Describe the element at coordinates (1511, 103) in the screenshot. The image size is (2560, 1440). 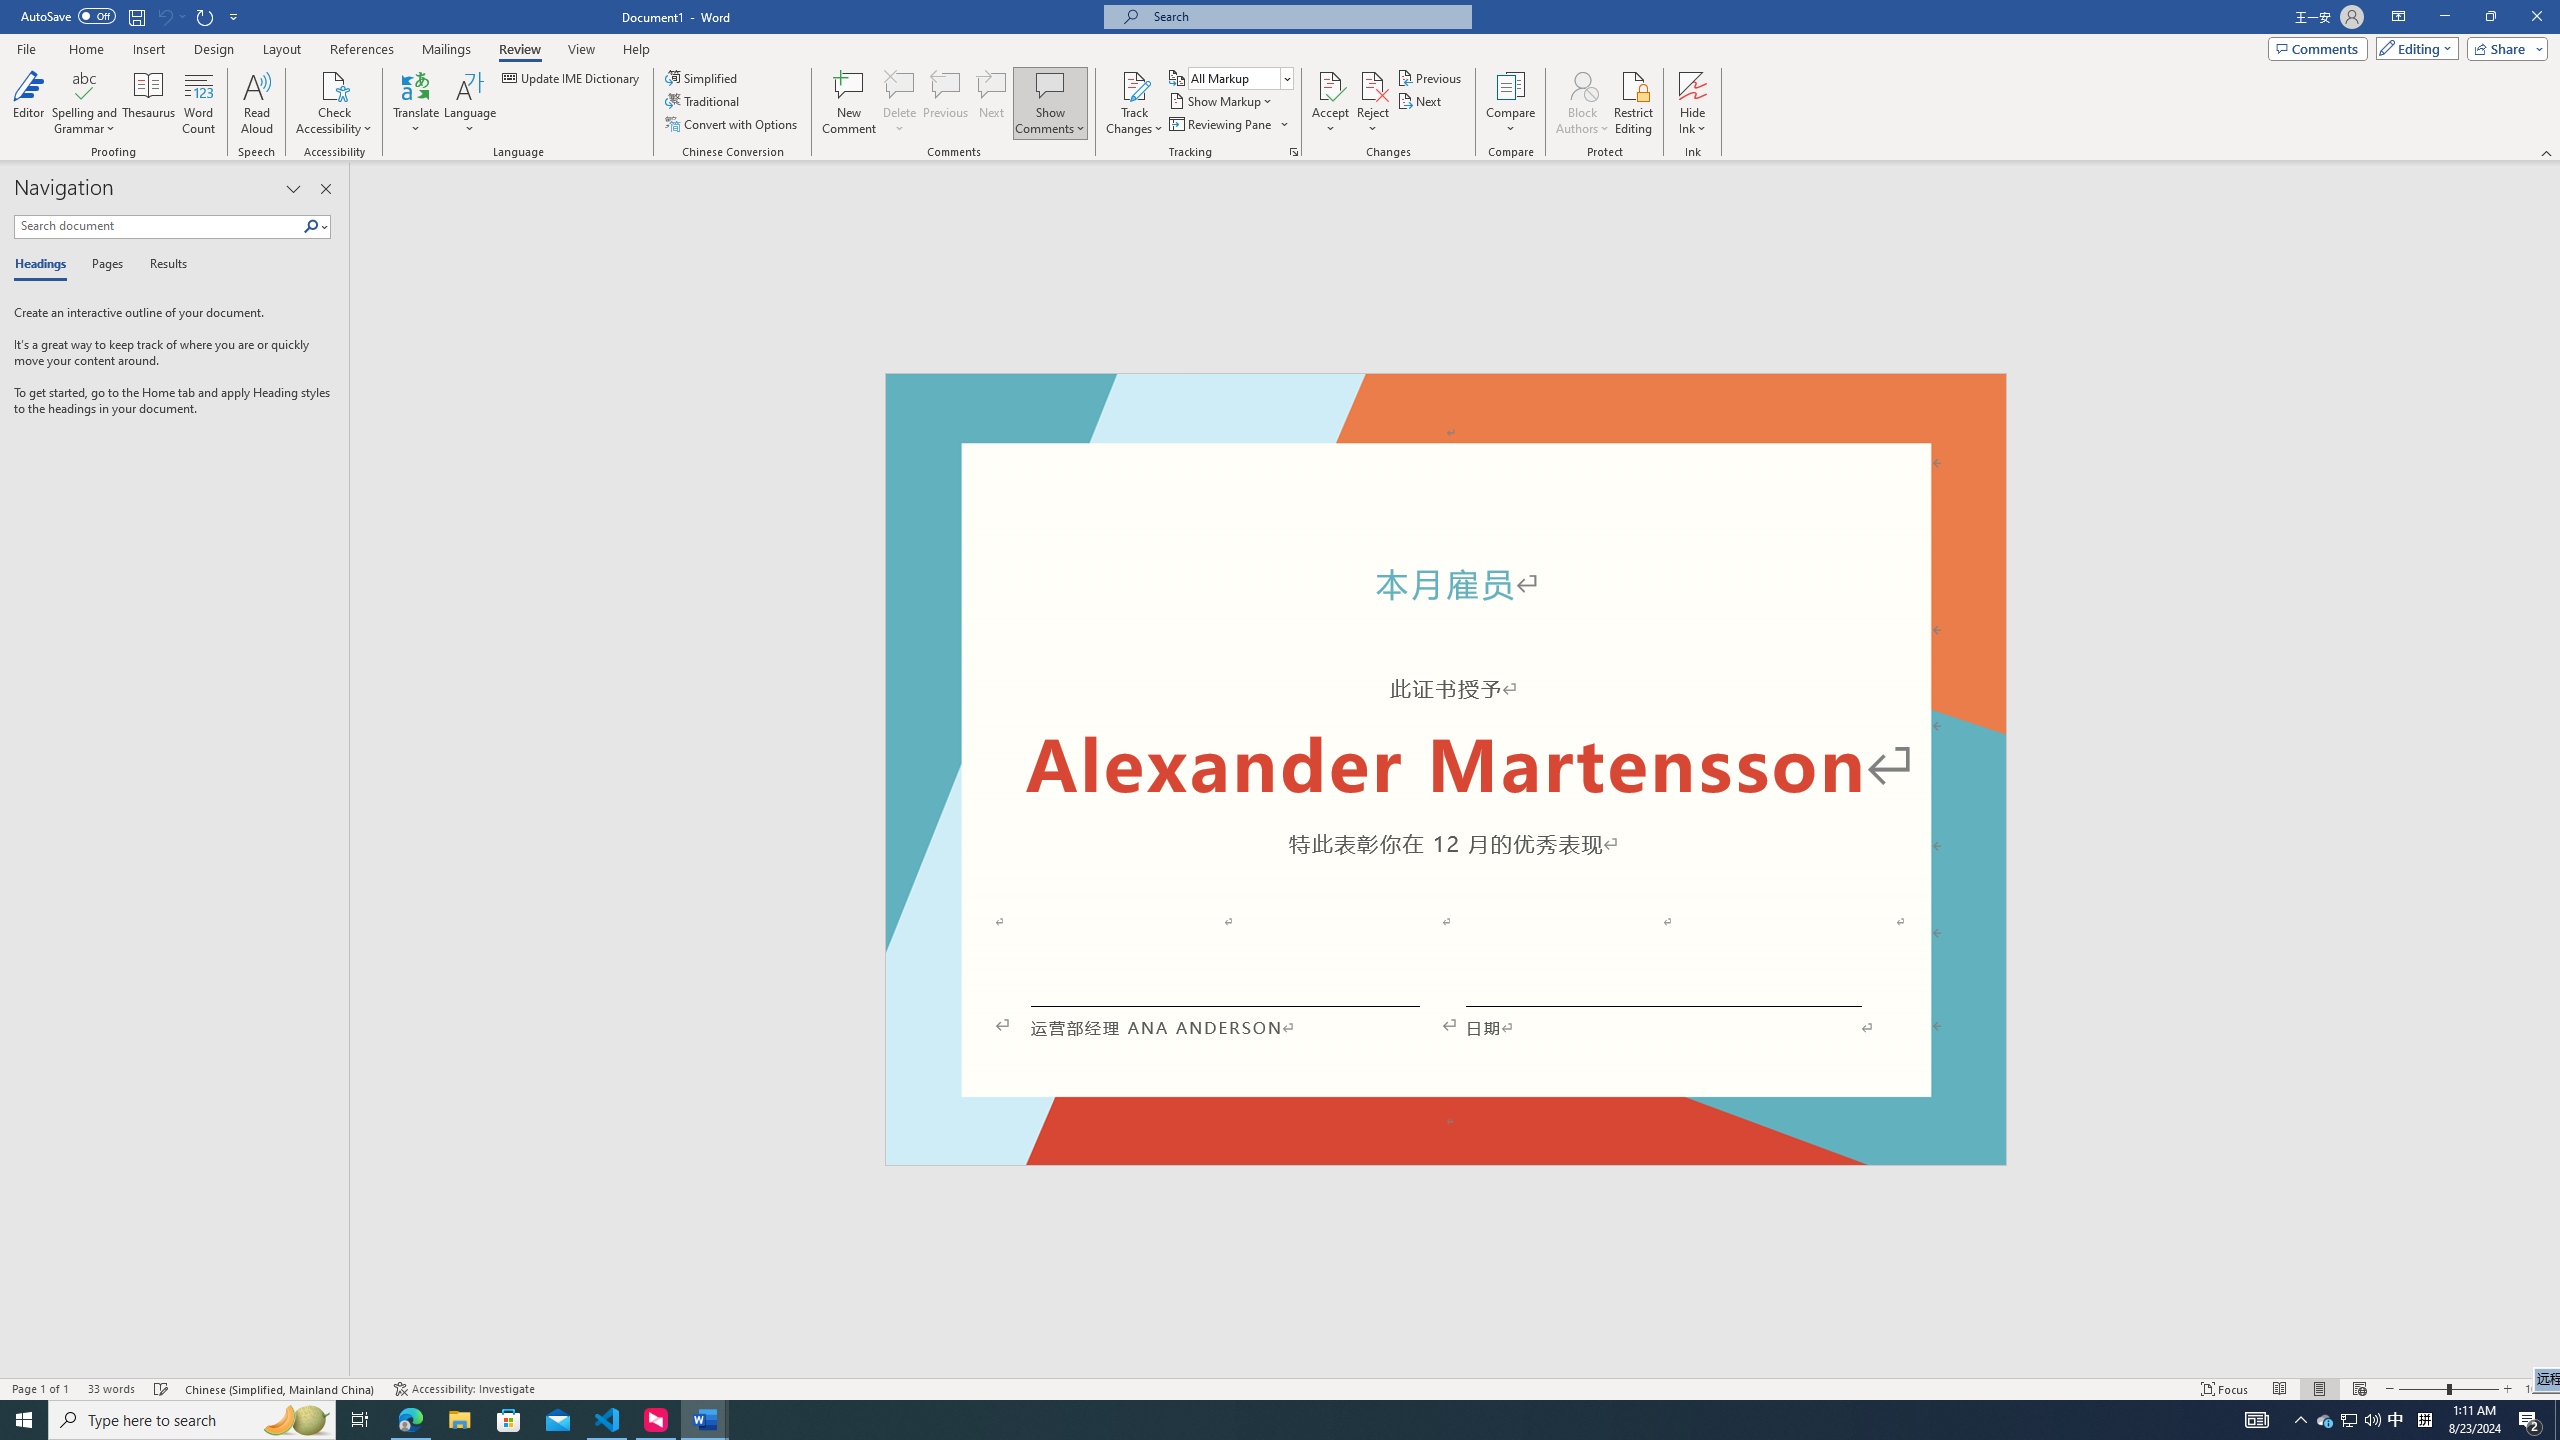
I see `'Compare'` at that location.